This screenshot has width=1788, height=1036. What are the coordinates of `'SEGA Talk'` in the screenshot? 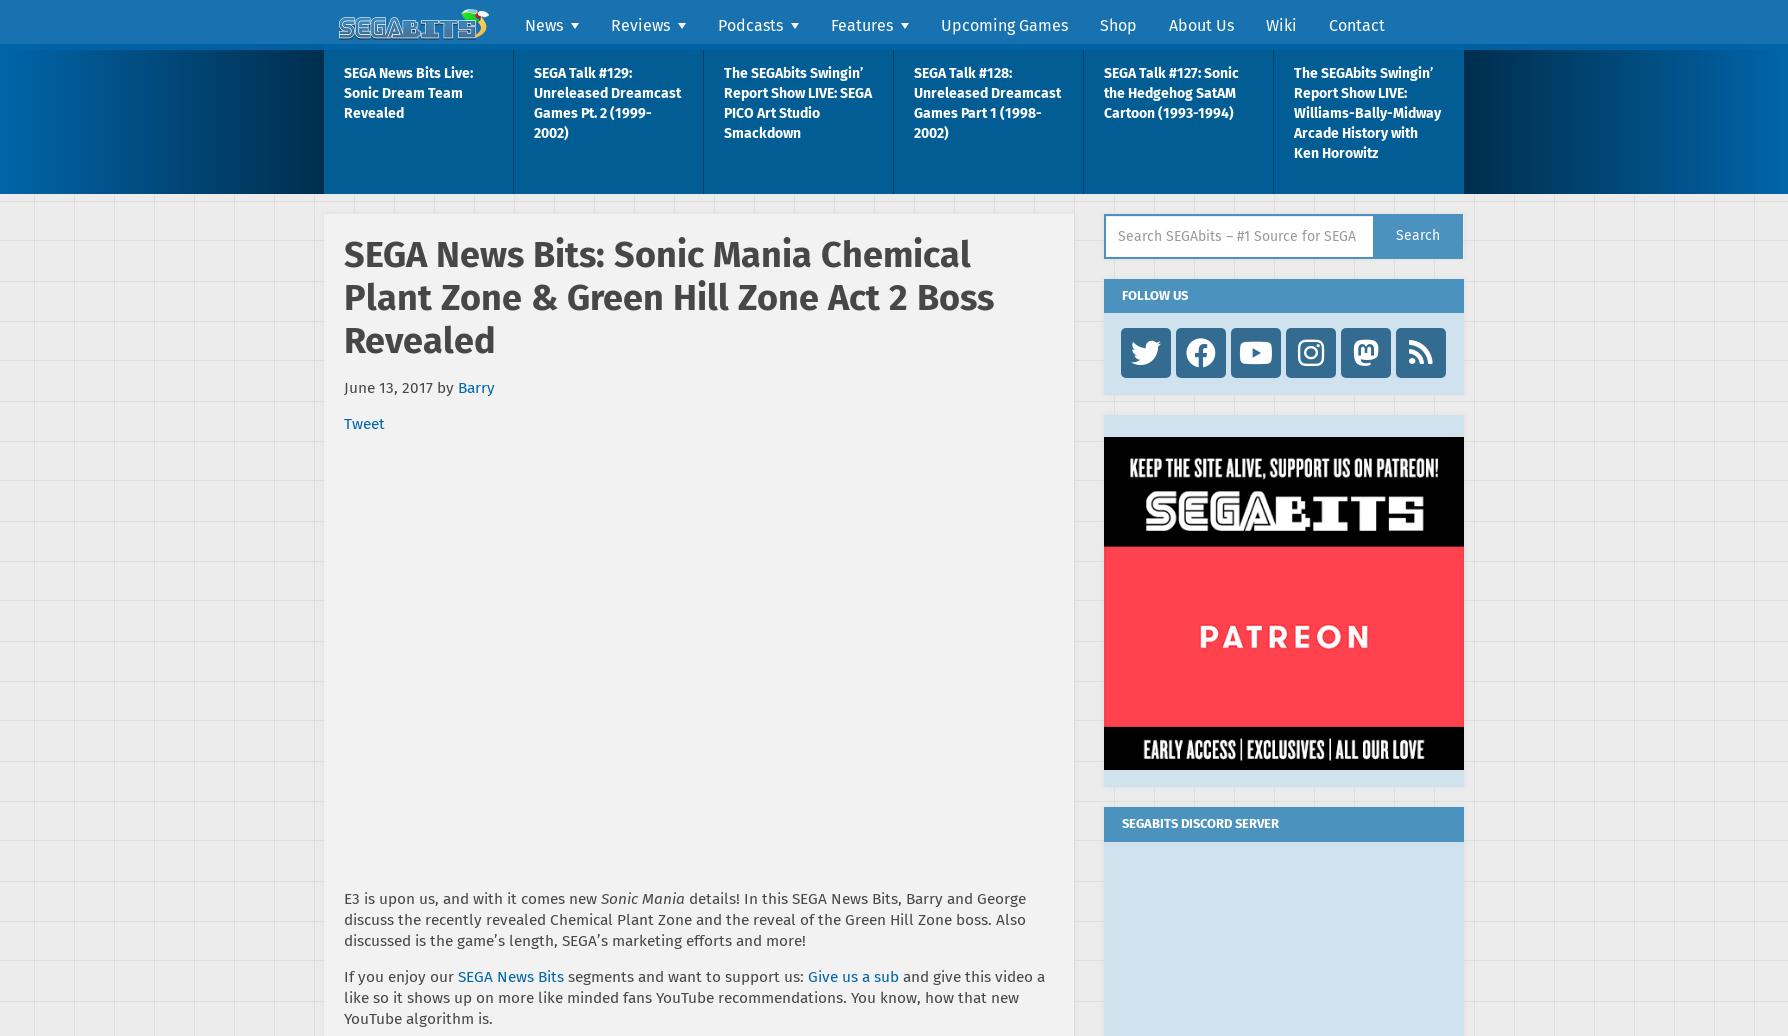 It's located at (864, 382).